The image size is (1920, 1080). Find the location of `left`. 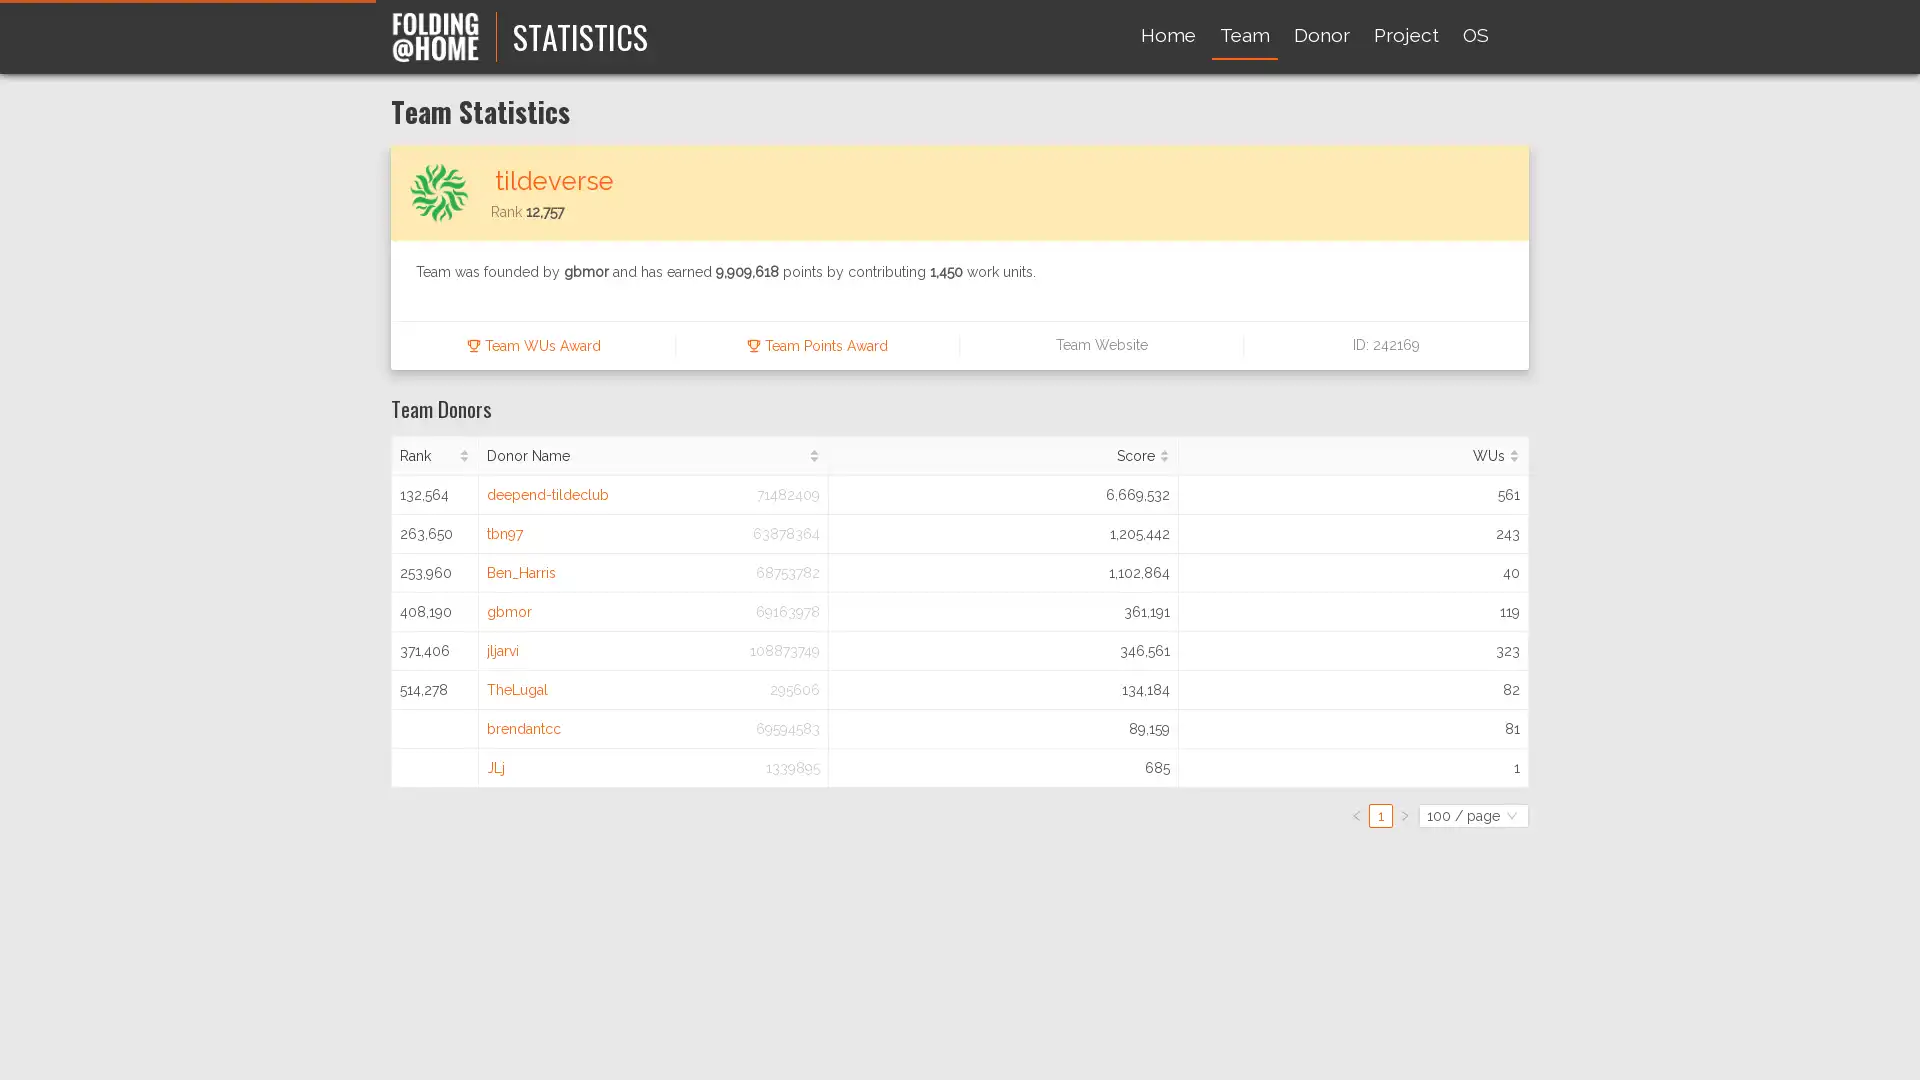

left is located at coordinates (1357, 814).